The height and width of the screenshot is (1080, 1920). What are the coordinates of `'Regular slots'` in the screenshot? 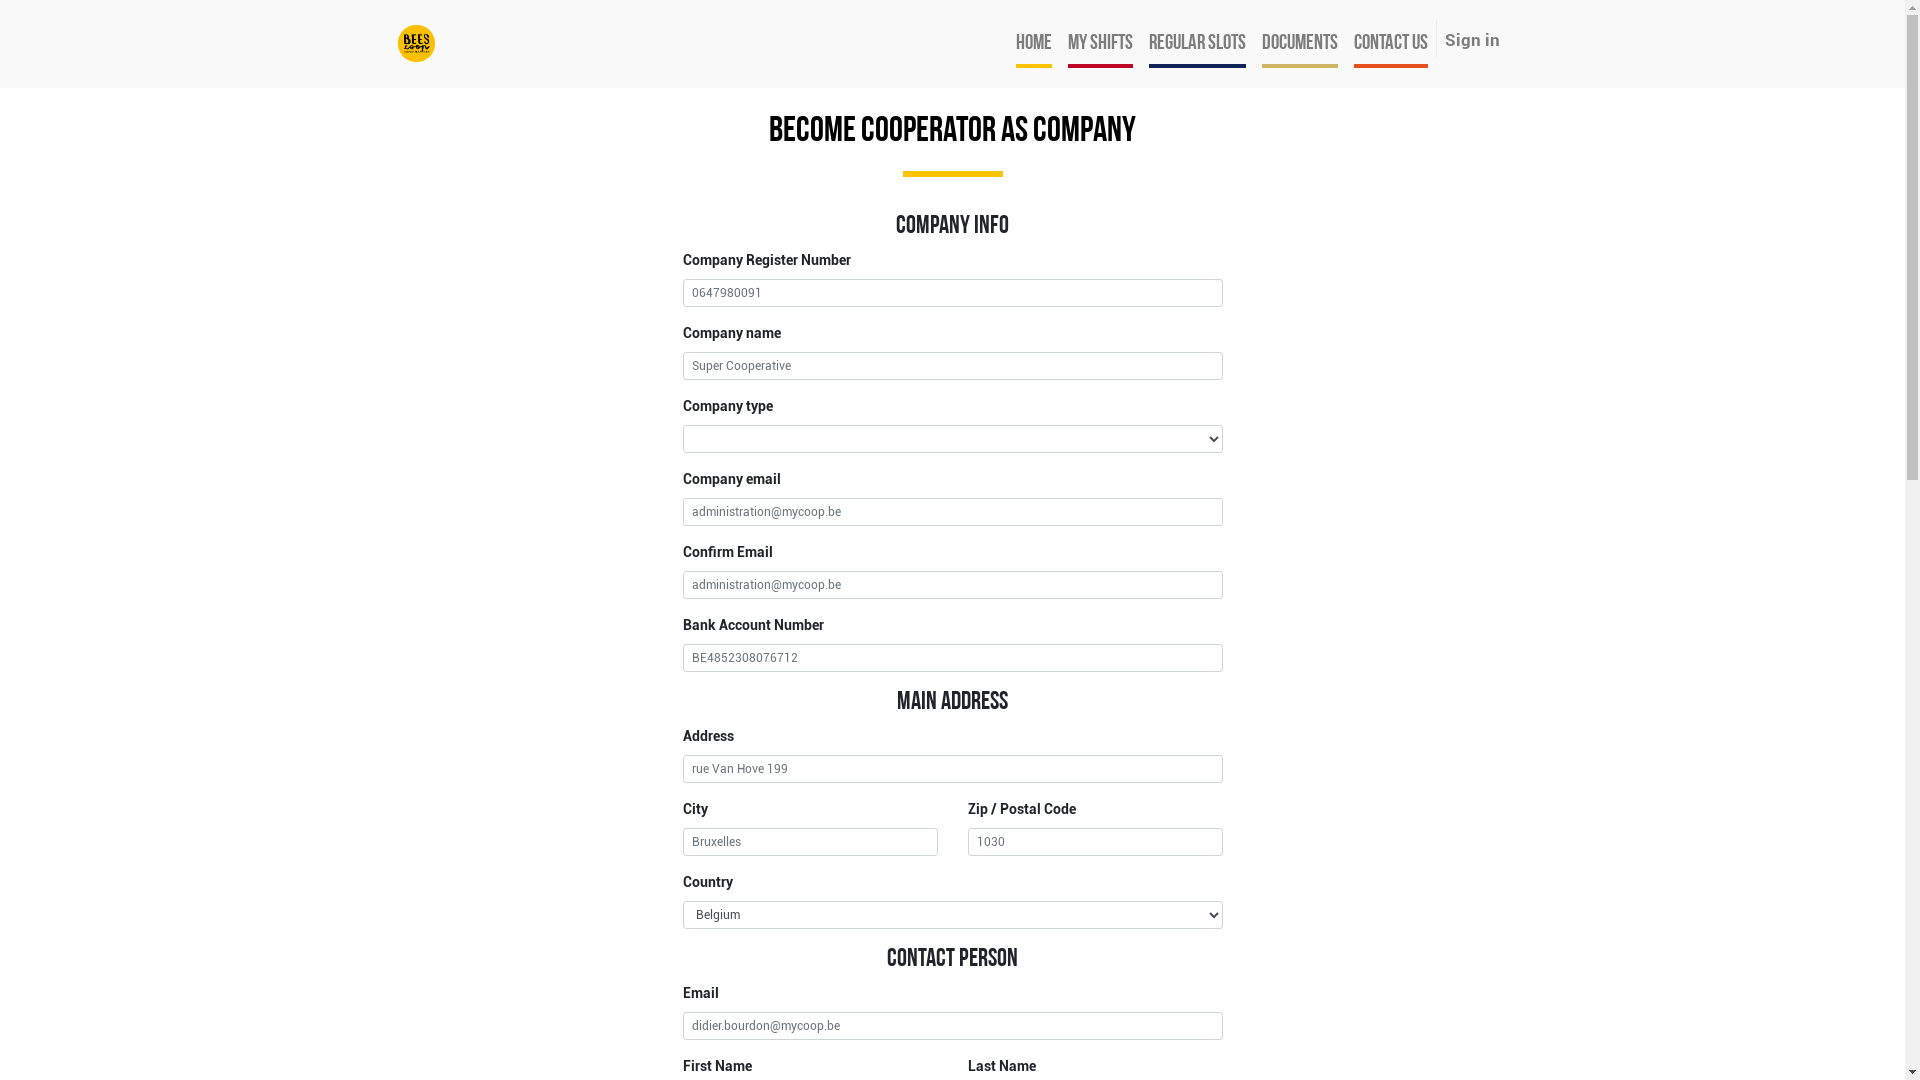 It's located at (1196, 43).